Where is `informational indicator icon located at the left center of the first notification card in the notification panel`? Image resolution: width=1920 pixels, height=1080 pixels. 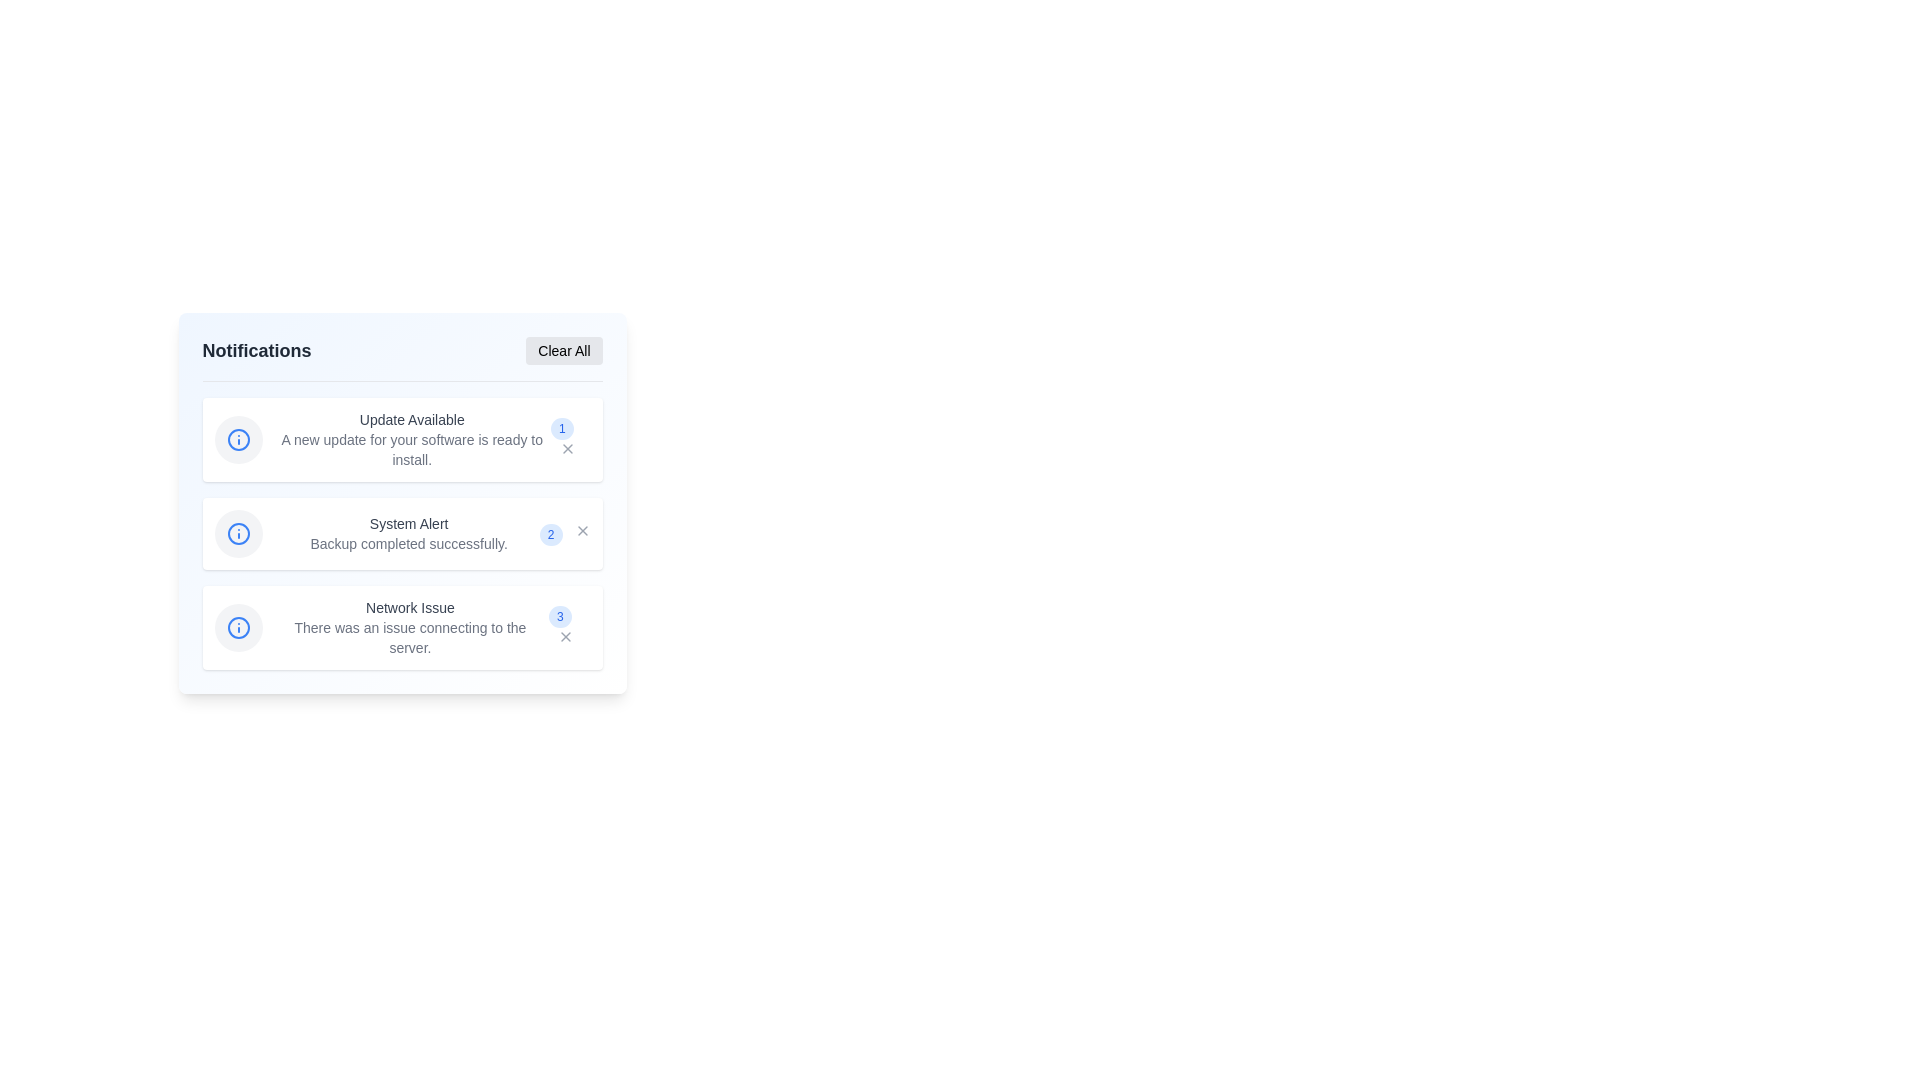 informational indicator icon located at the left center of the first notification card in the notification panel is located at coordinates (238, 438).